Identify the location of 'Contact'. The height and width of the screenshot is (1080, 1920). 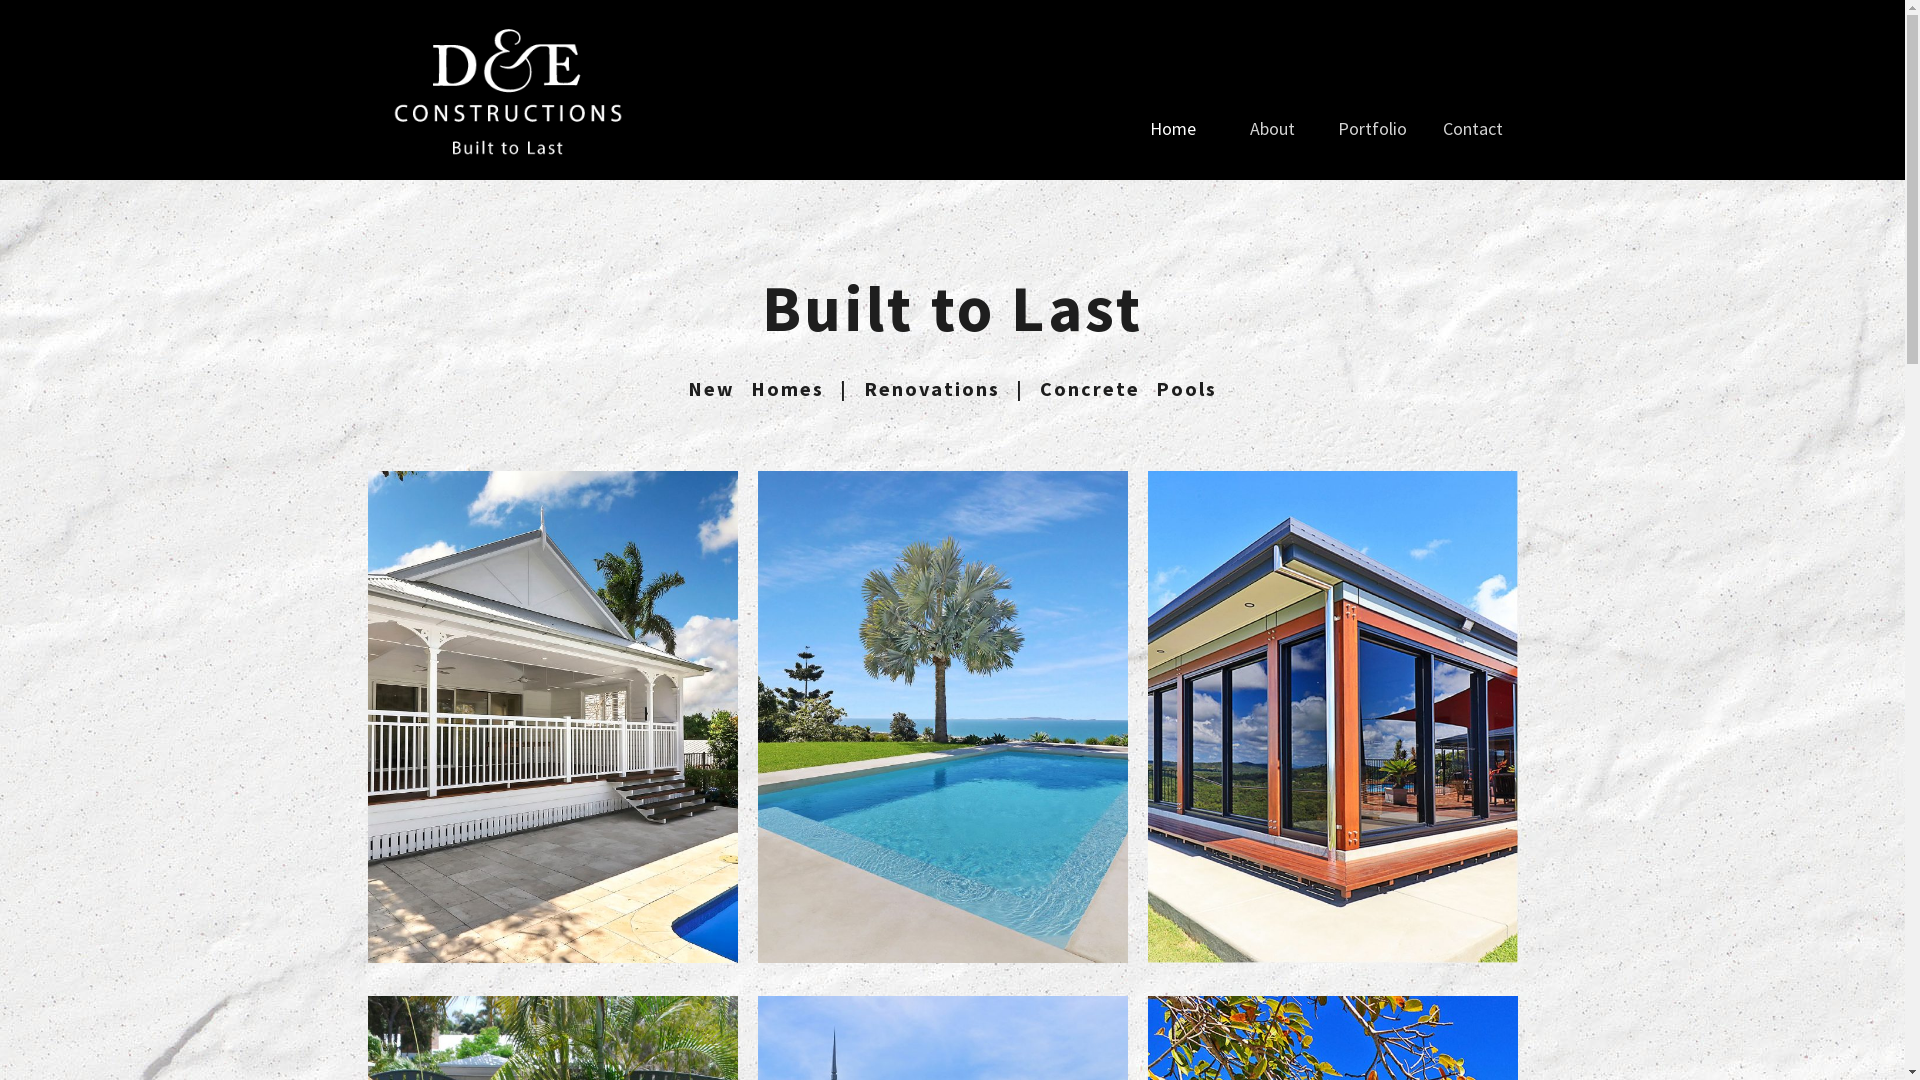
(1472, 129).